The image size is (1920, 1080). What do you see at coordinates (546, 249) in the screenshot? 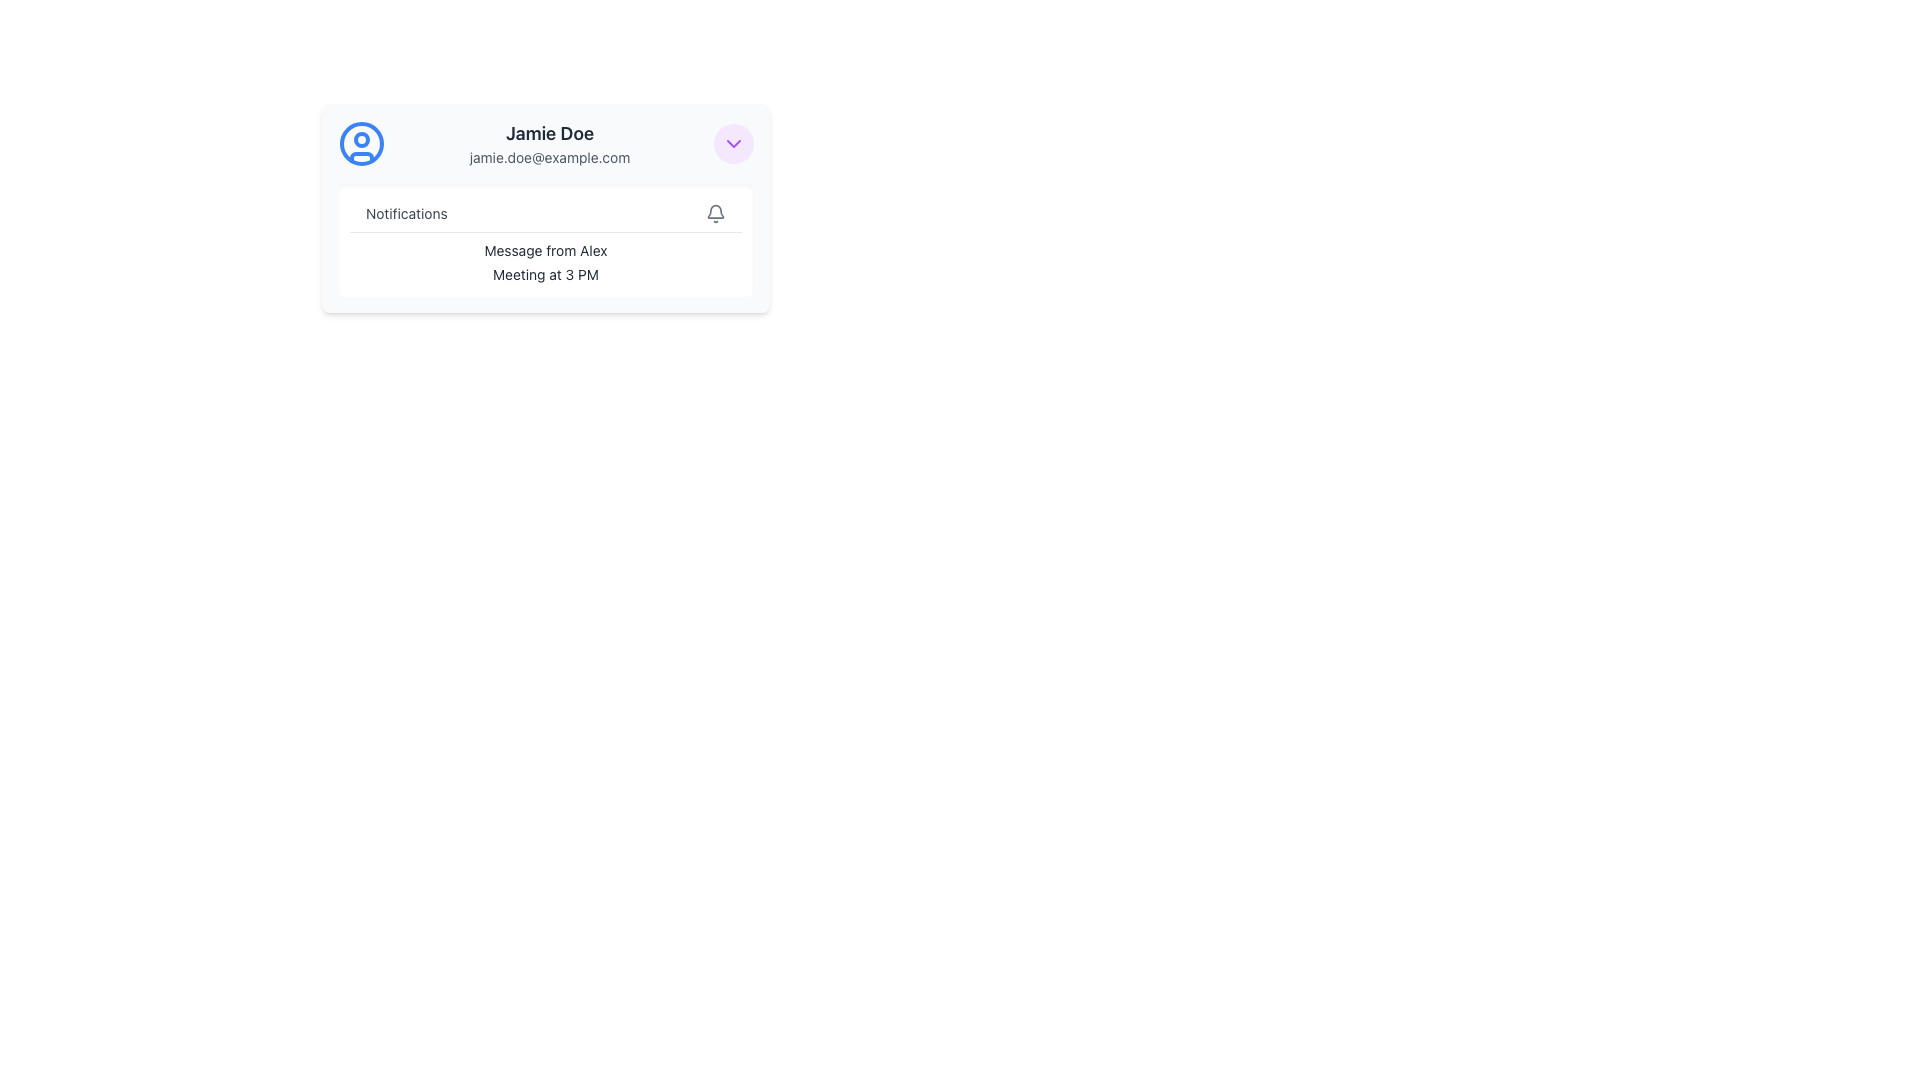
I see `the static text display element that shows notification or message content, located centrally above the entry 'Meeting at 3 PM' in the notifications section` at bounding box center [546, 249].